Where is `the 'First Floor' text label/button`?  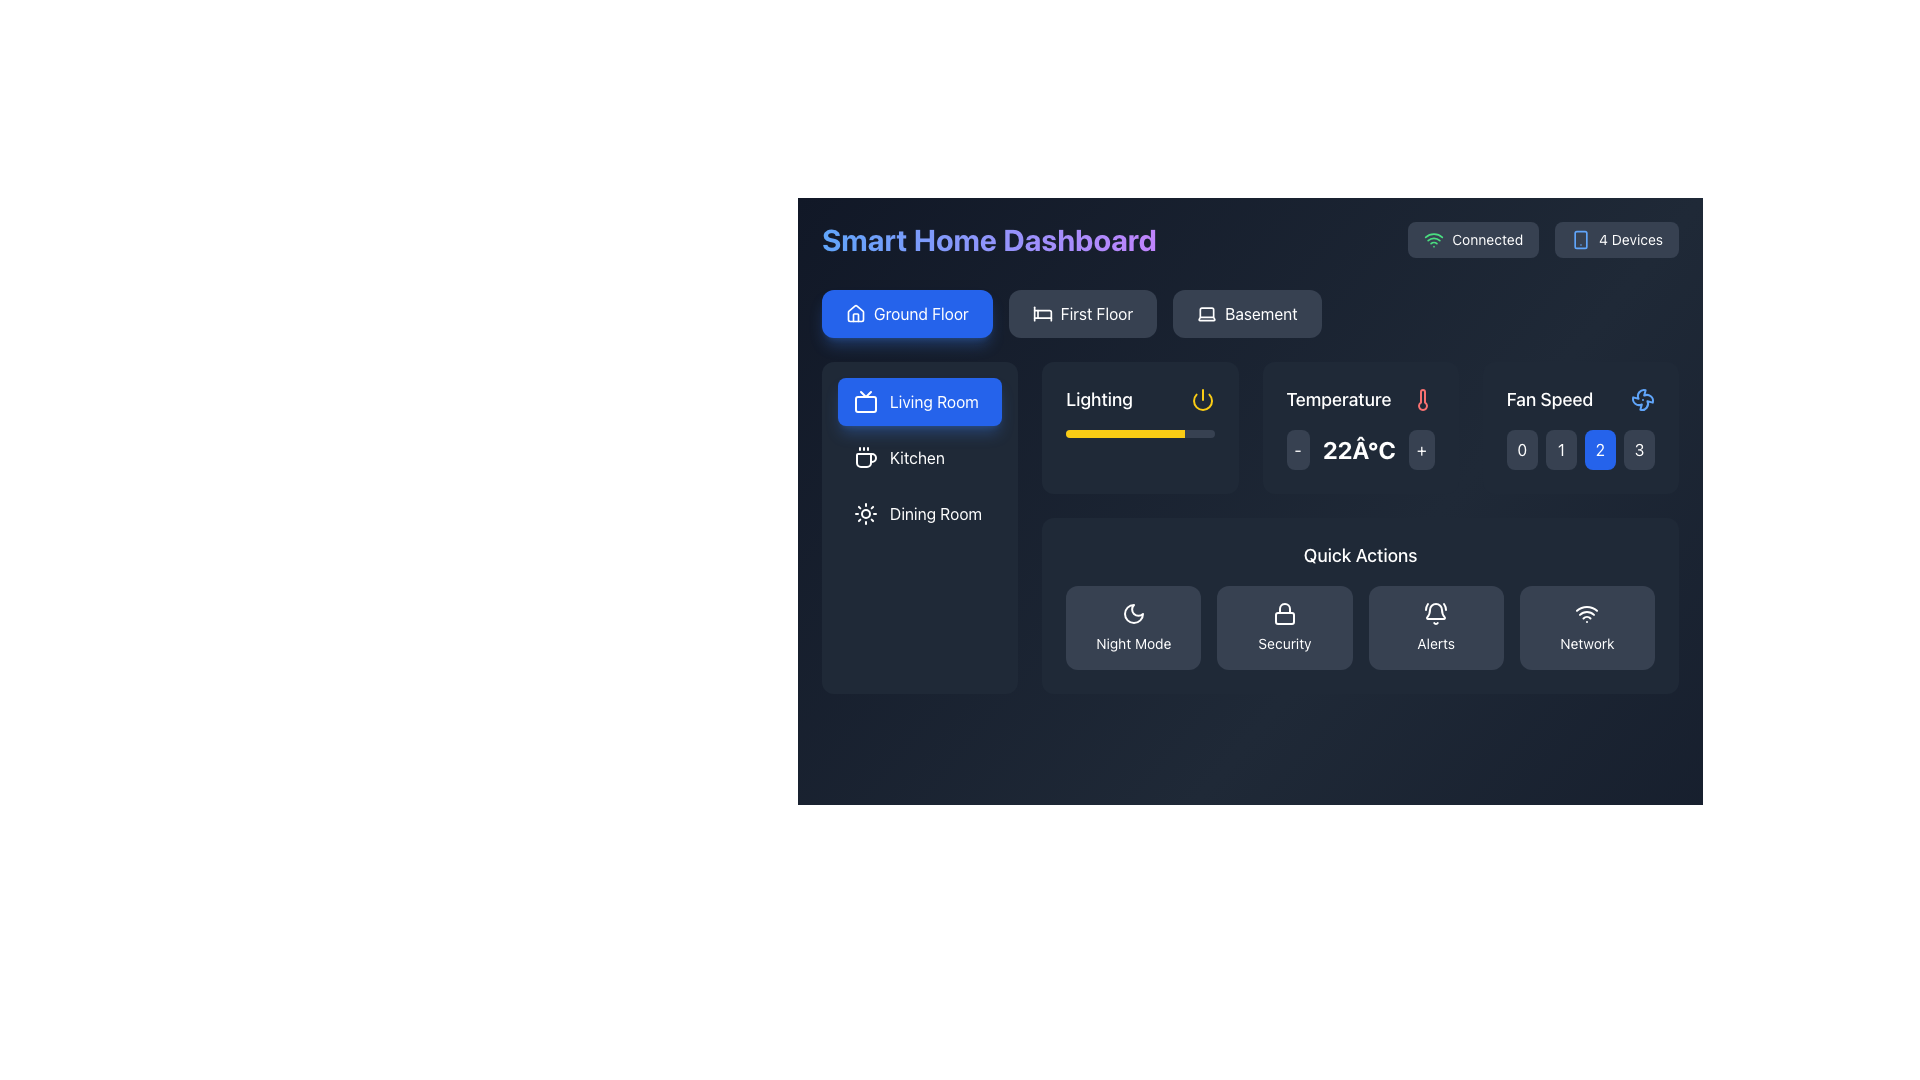 the 'First Floor' text label/button is located at coordinates (1095, 313).